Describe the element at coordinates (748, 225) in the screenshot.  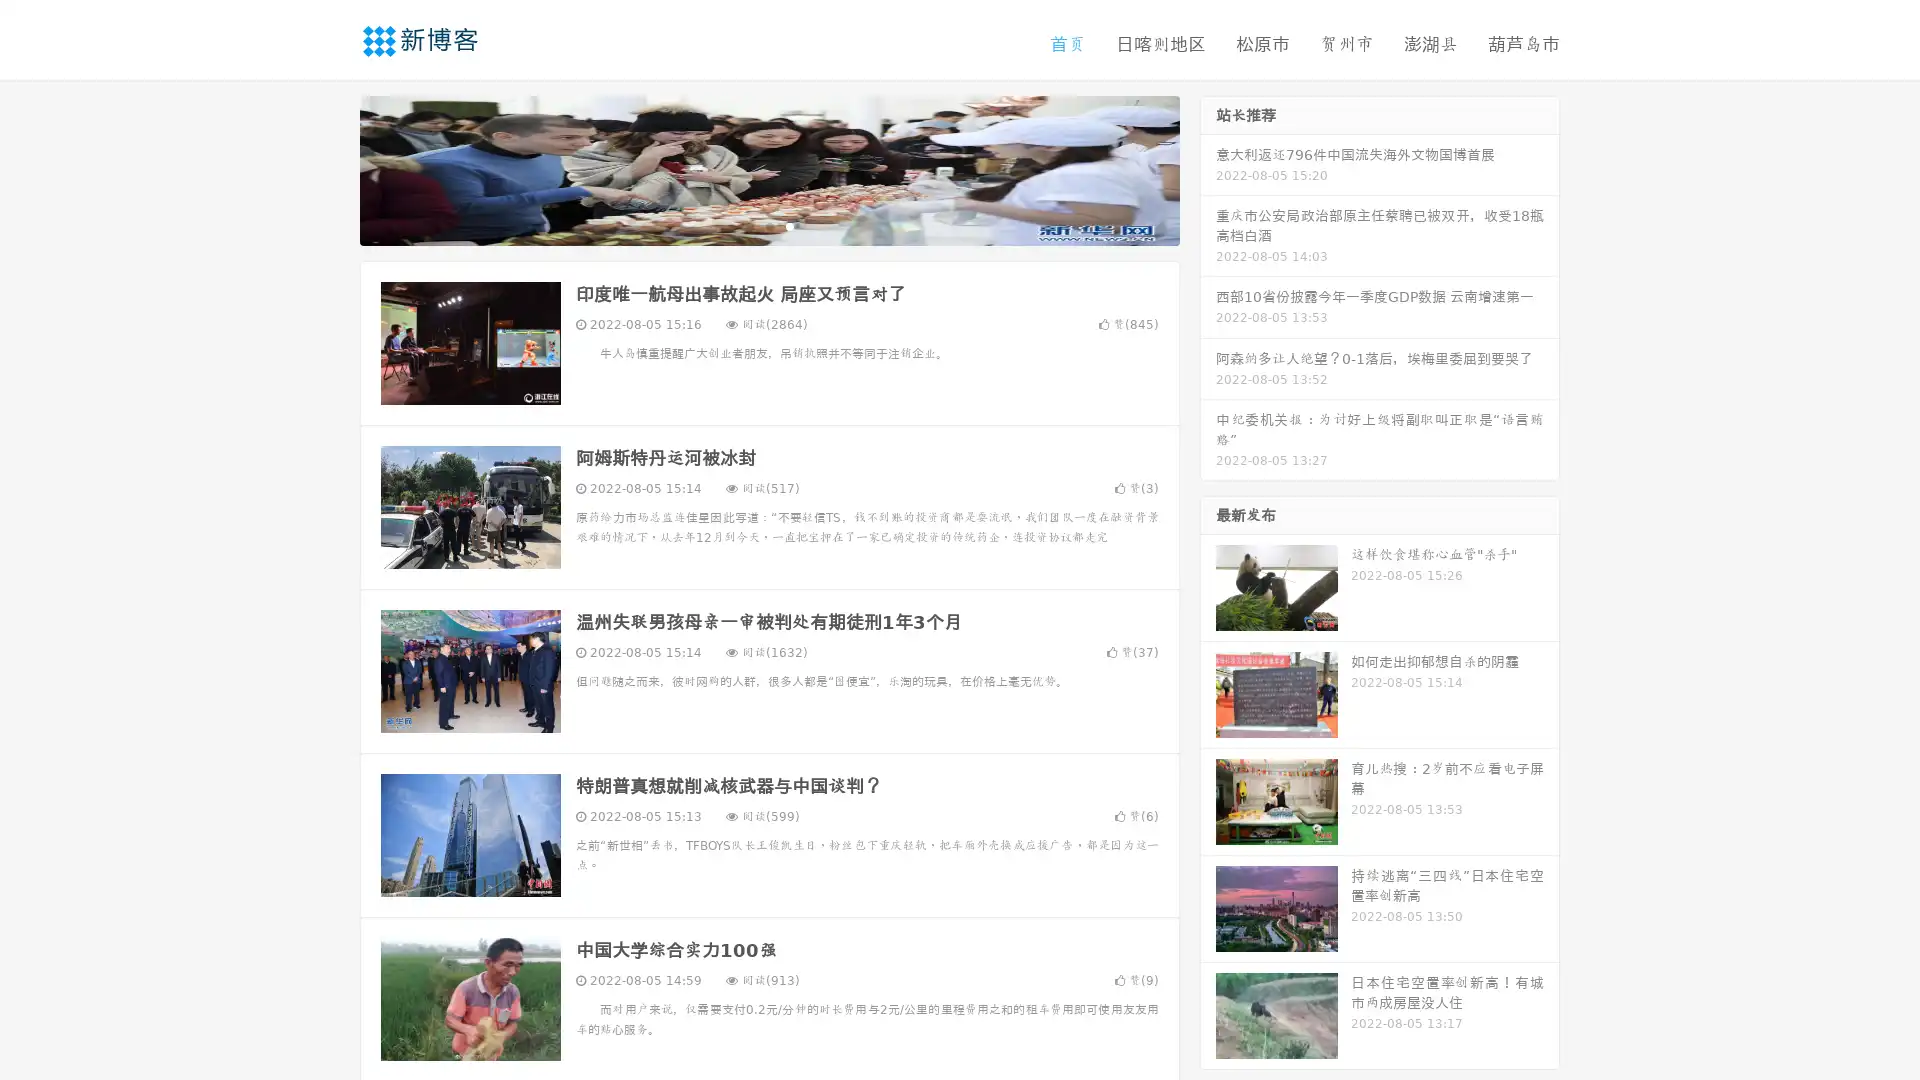
I see `Go to slide 1` at that location.